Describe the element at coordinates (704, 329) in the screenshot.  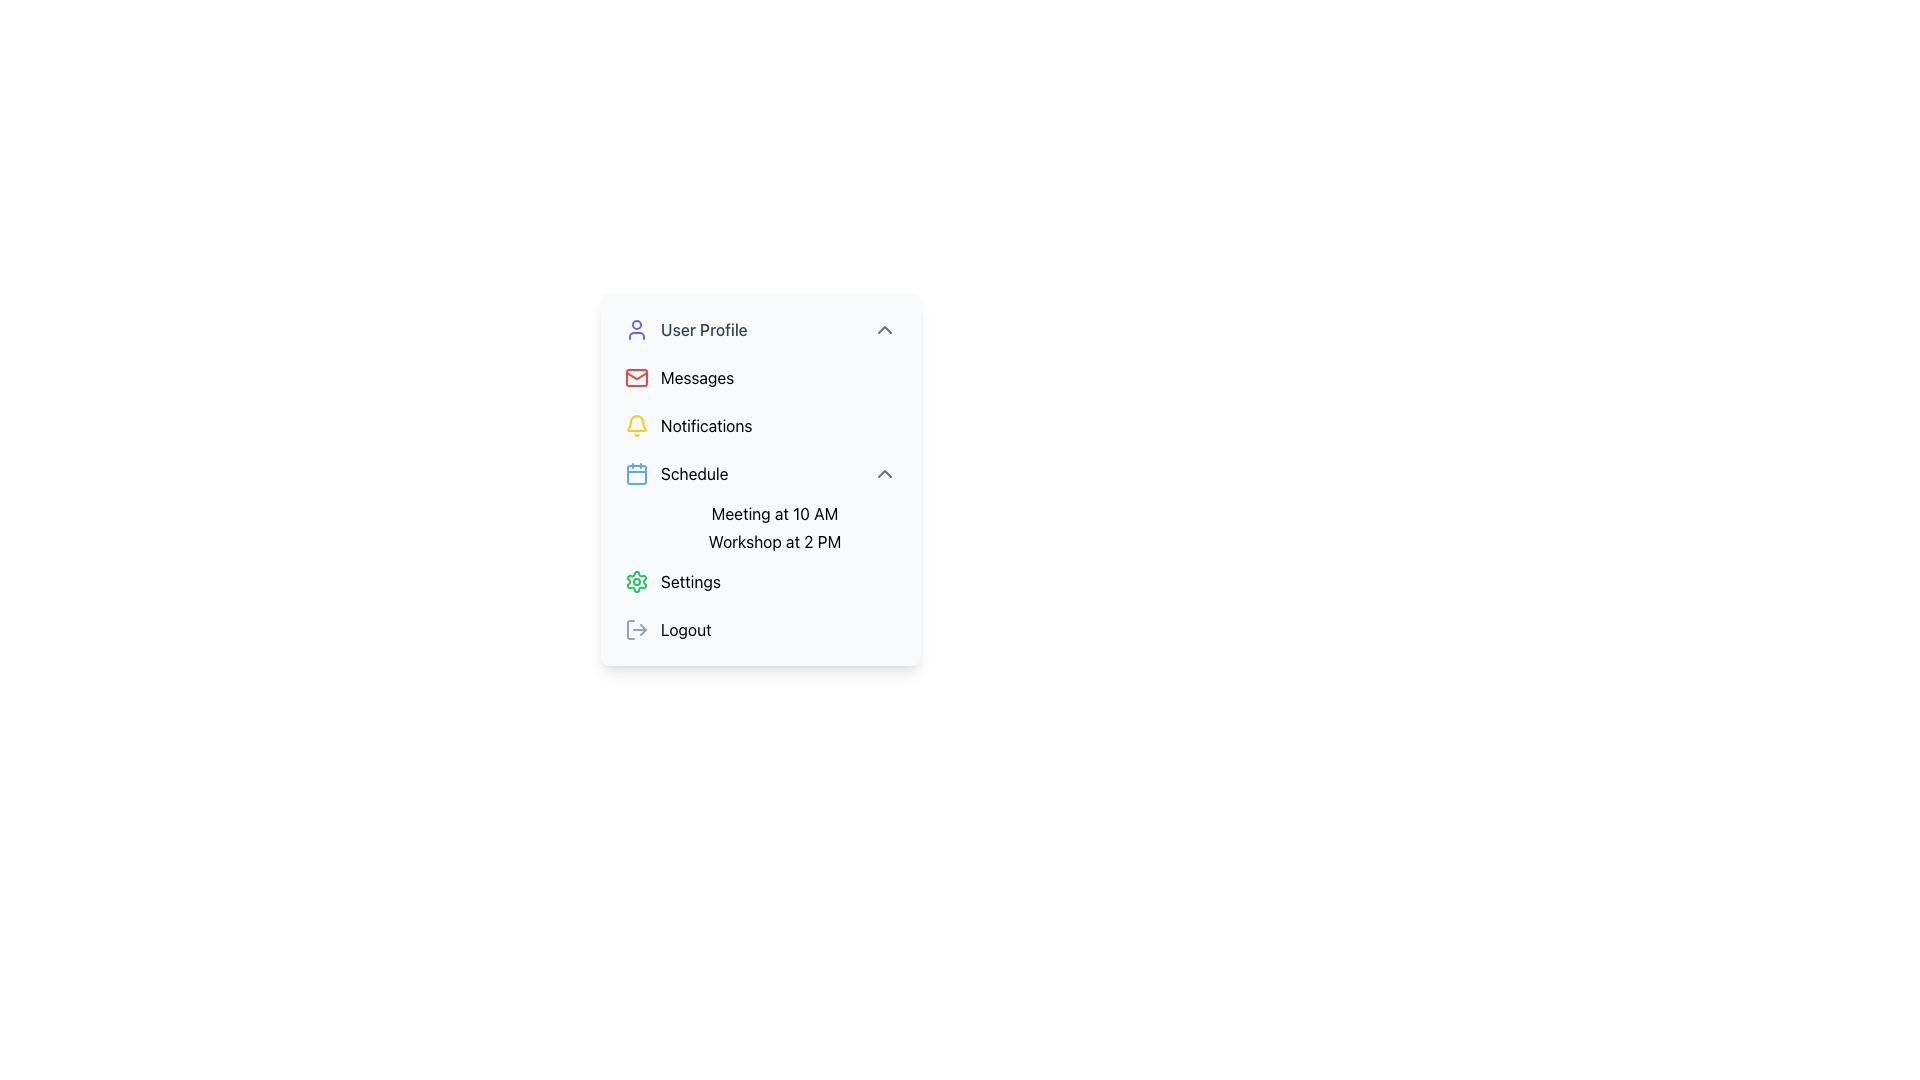
I see `text content of the 'User Profile' label, which is the first entry in the dropdown menu next to the user silhouette icon` at that location.